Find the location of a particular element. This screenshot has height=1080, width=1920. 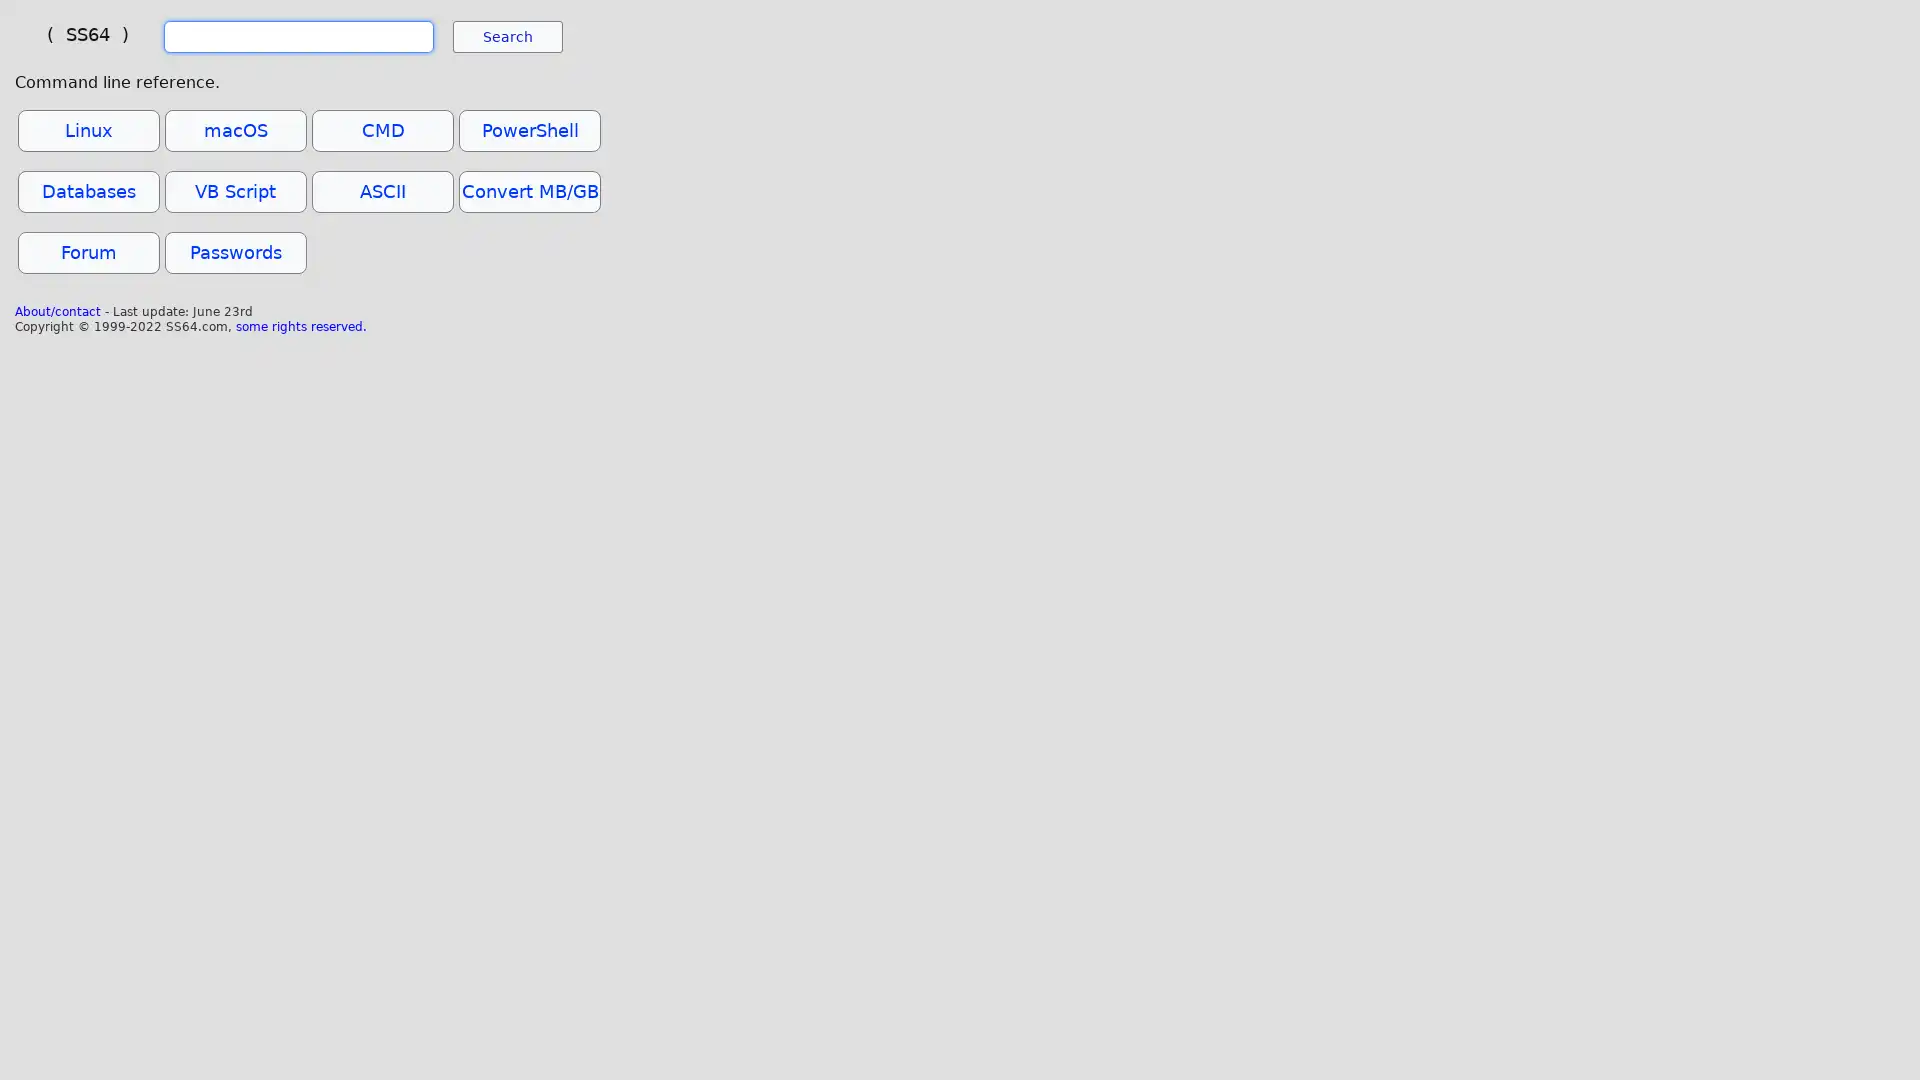

Search is located at coordinates (507, 37).